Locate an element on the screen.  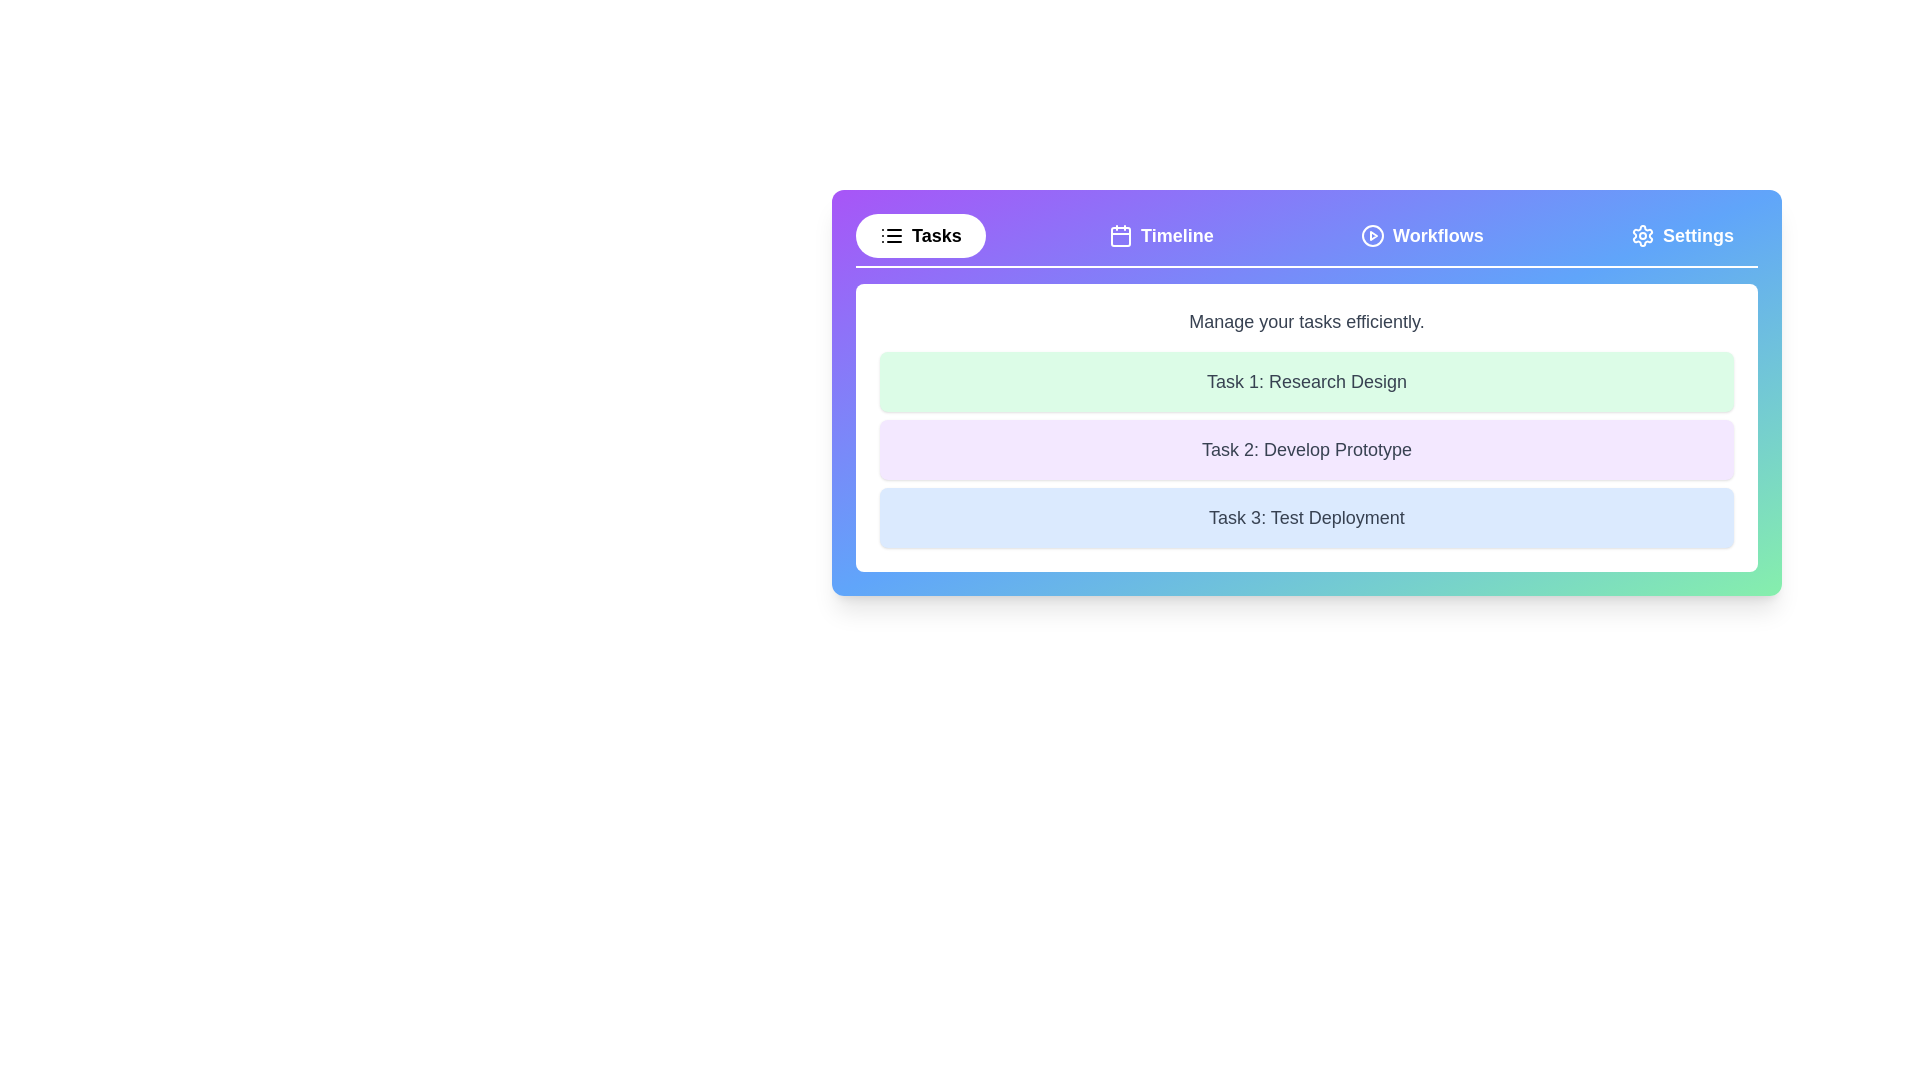
the Tasks tab by clicking on the corresponding tab button is located at coordinates (919, 234).